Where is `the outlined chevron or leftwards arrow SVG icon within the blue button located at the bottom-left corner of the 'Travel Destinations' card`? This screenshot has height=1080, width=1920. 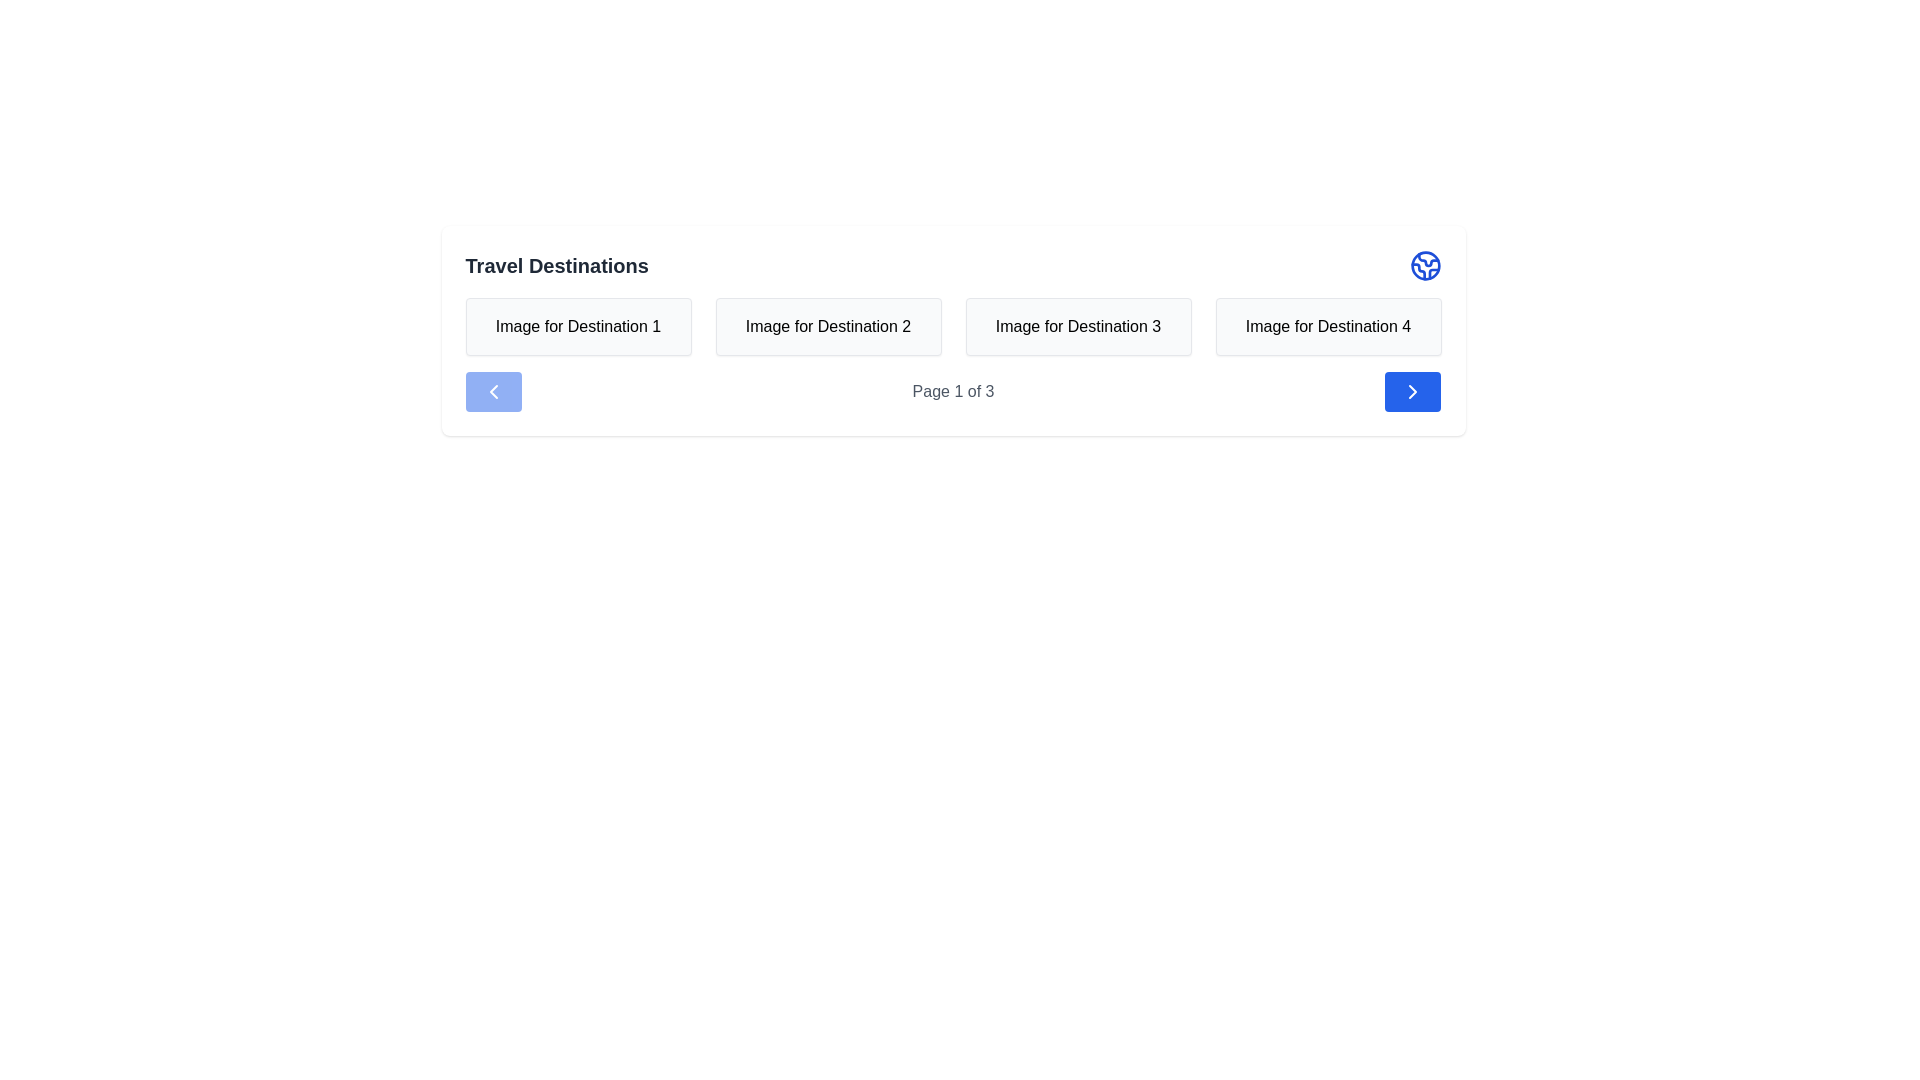 the outlined chevron or leftwards arrow SVG icon within the blue button located at the bottom-left corner of the 'Travel Destinations' card is located at coordinates (493, 392).